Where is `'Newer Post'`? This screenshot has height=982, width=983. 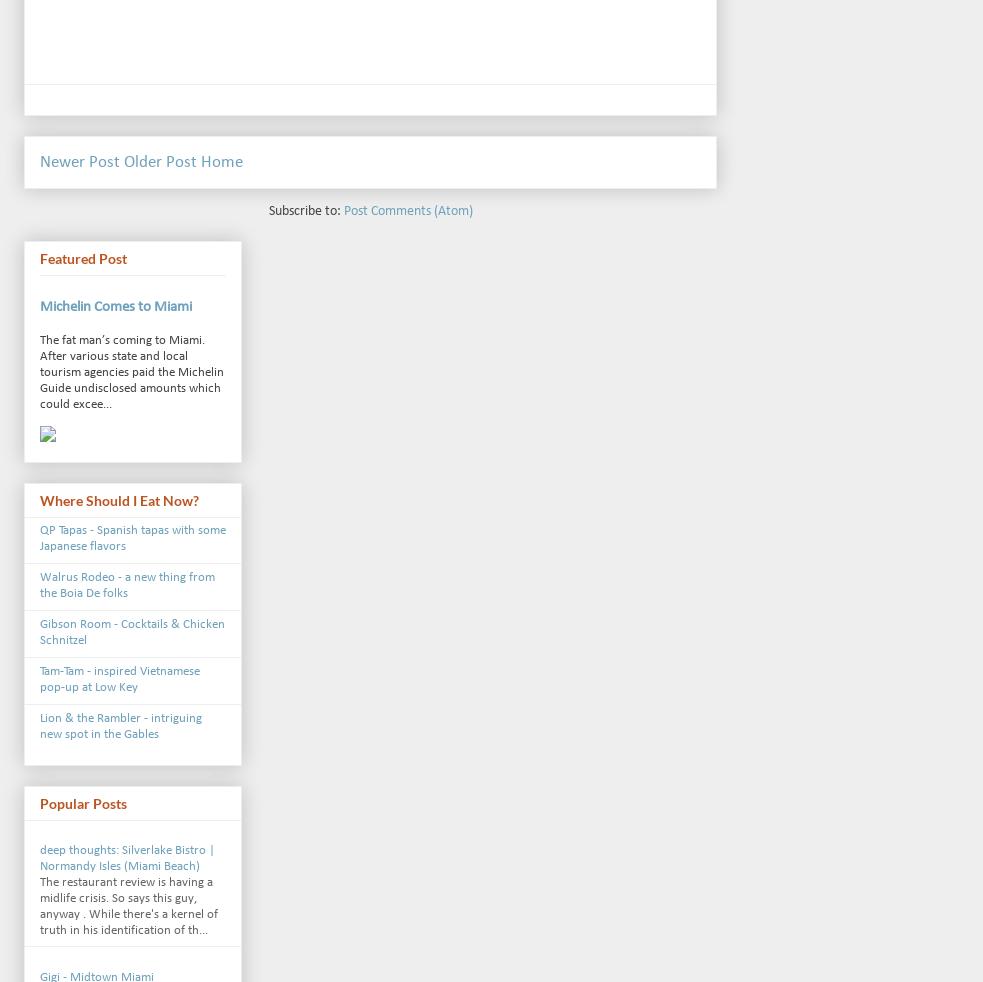
'Newer Post' is located at coordinates (79, 160).